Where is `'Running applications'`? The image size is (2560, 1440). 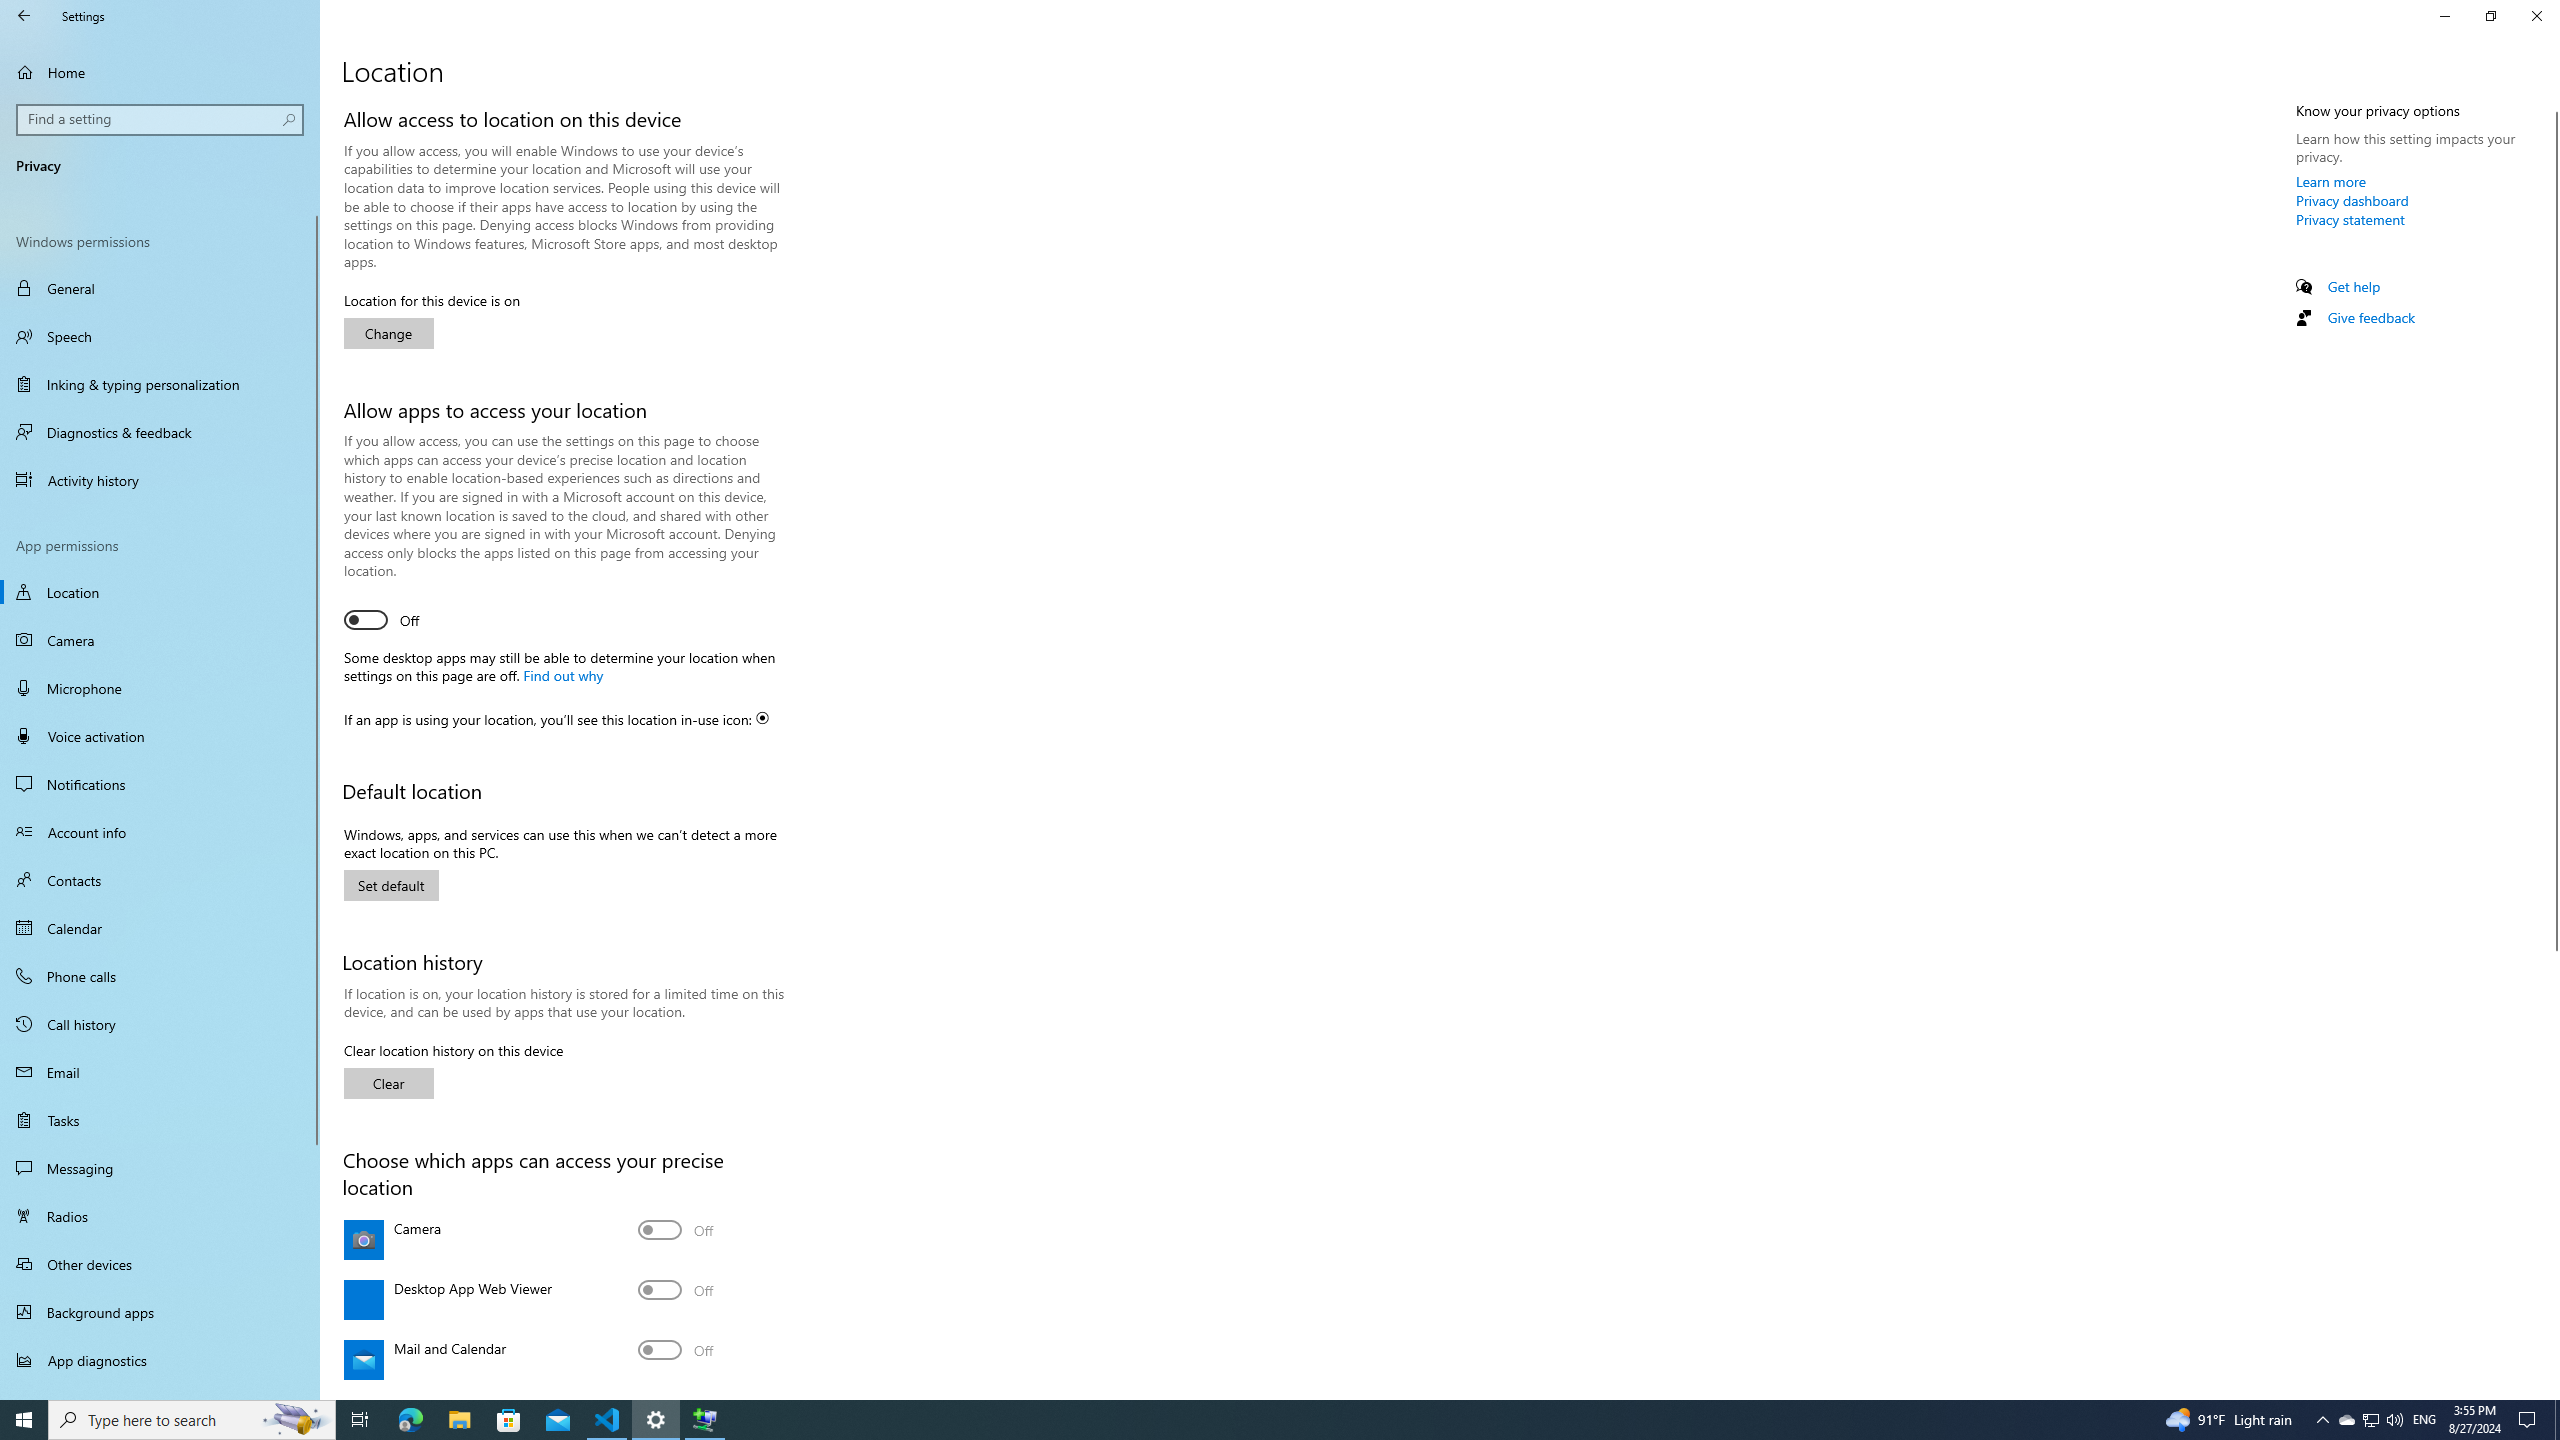 'Running applications' is located at coordinates (1242, 1418).